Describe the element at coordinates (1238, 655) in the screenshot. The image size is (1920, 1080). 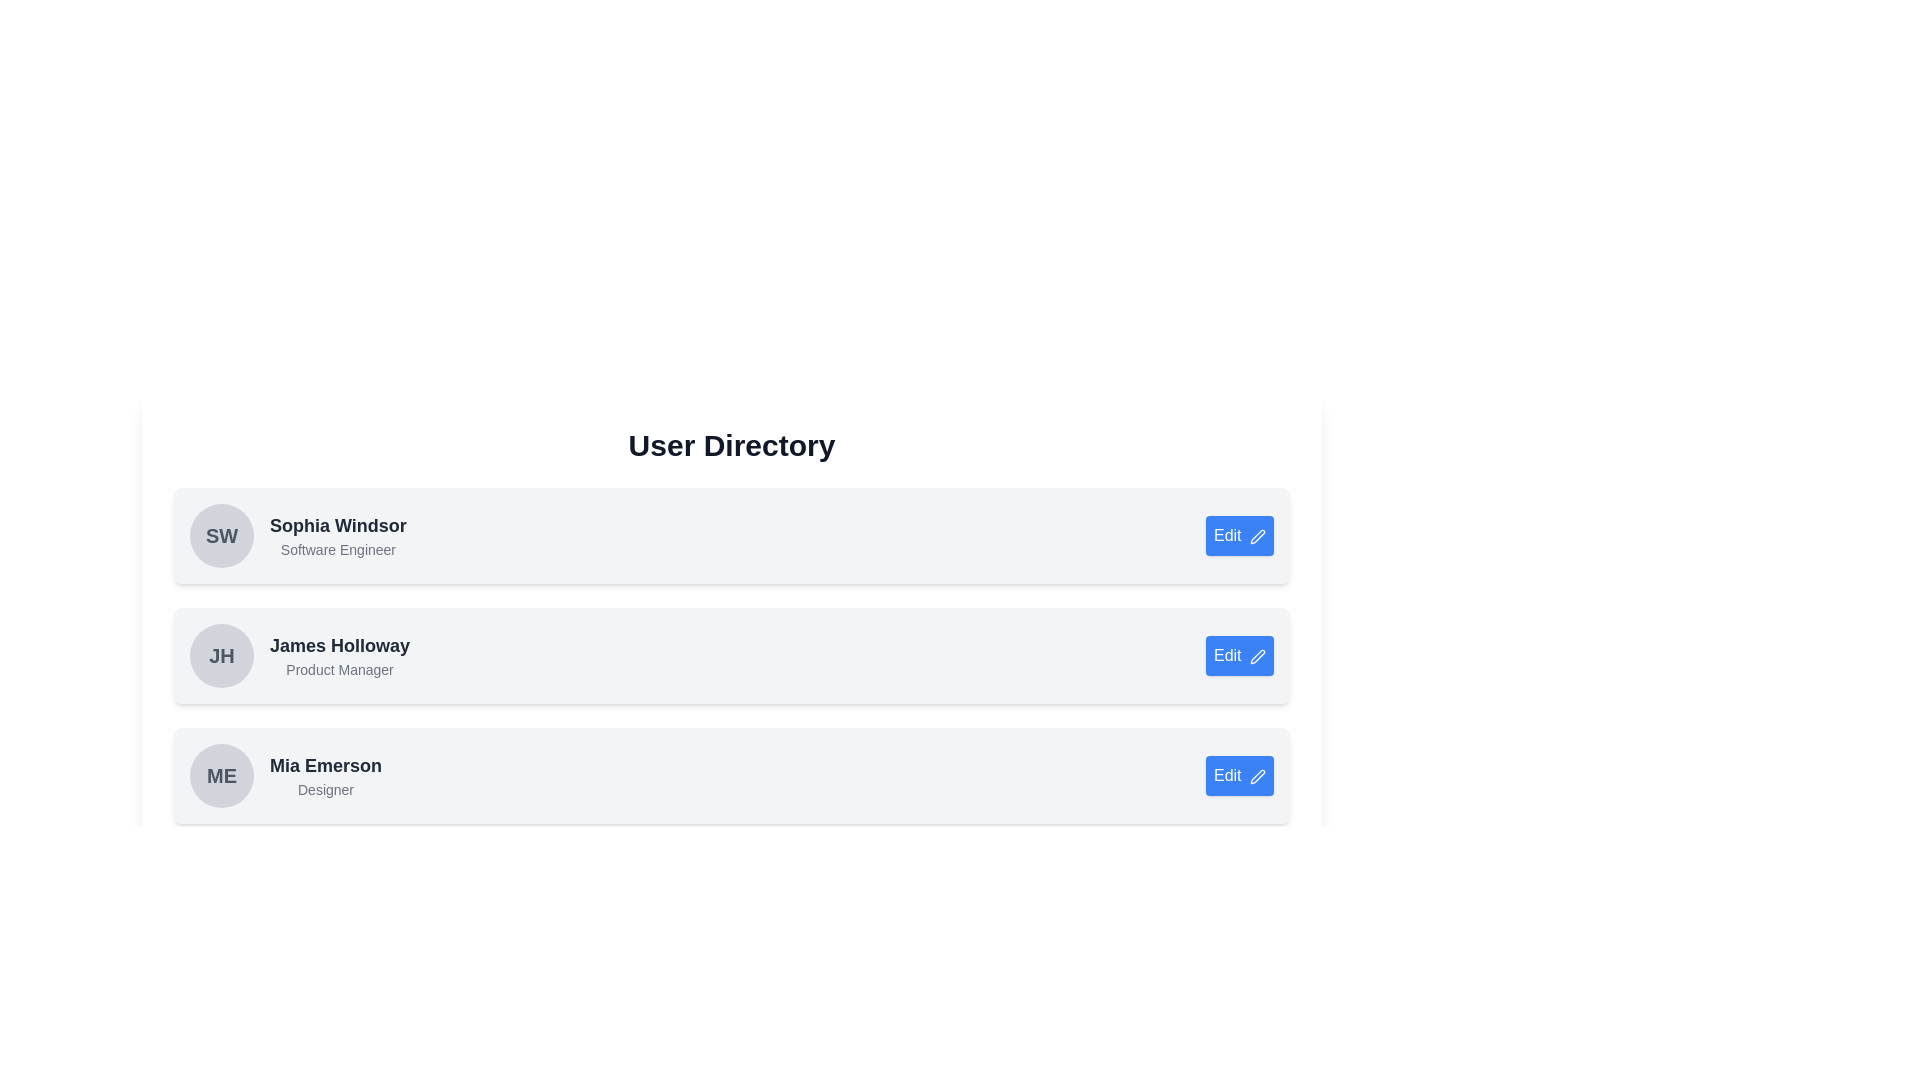
I see `the blue 'Edit' button with a rounded border located in the top-right corner of the user card for 'James Holloway, Product Manager'` at that location.